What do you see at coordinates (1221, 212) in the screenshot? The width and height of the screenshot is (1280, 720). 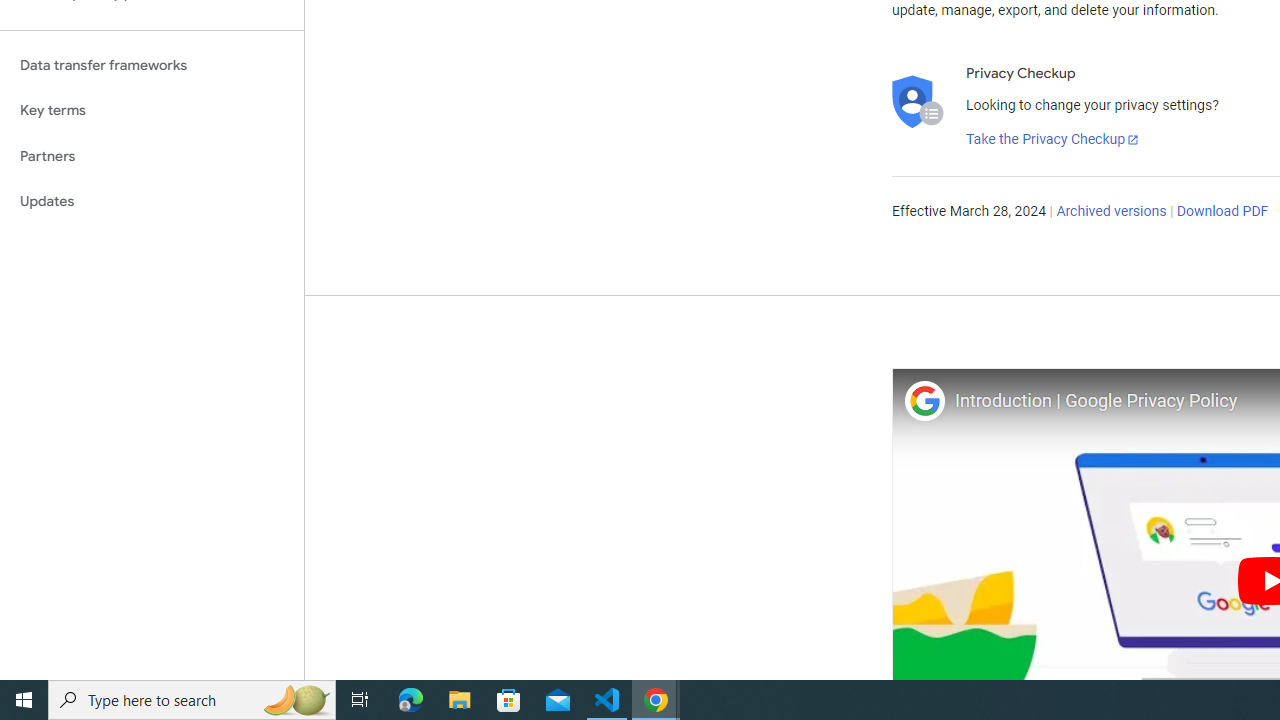 I see `'Download PDF'` at bounding box center [1221, 212].